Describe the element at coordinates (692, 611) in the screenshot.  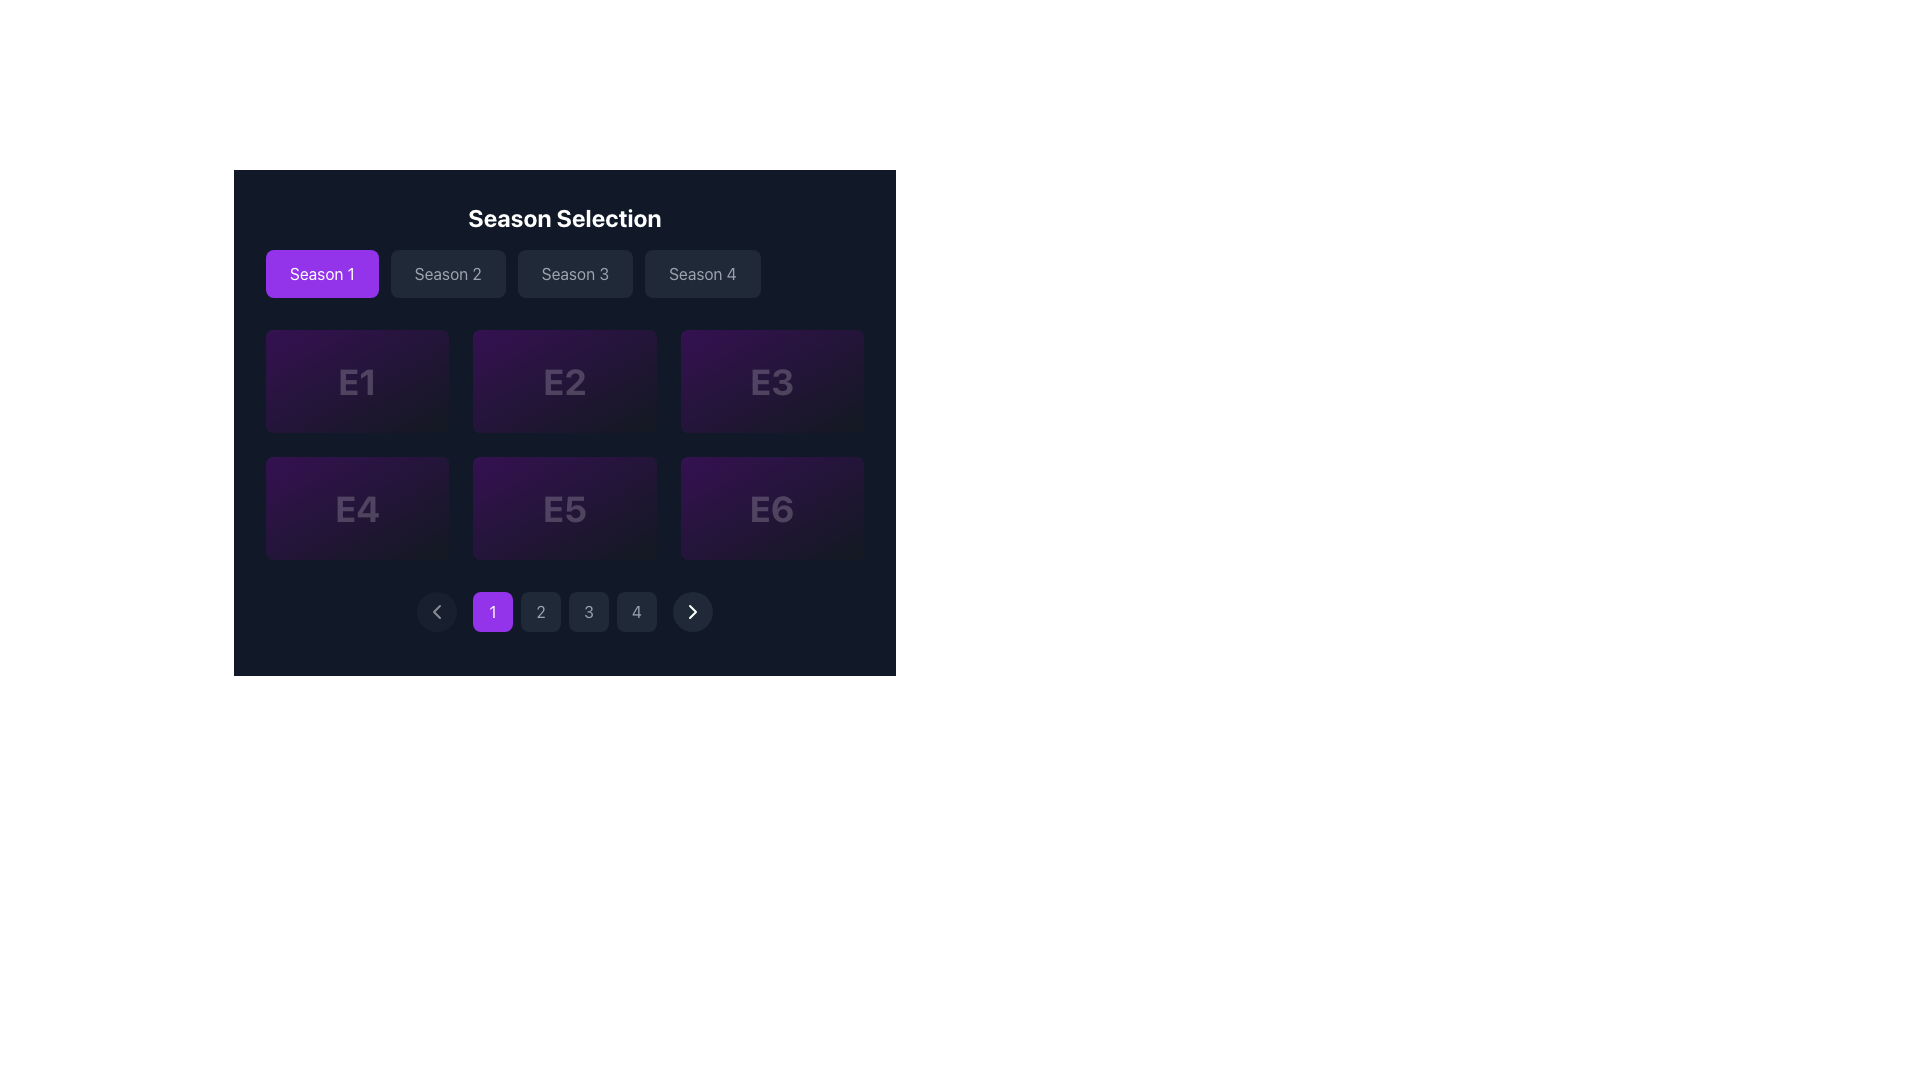
I see `the right-pointing chevron button` at that location.